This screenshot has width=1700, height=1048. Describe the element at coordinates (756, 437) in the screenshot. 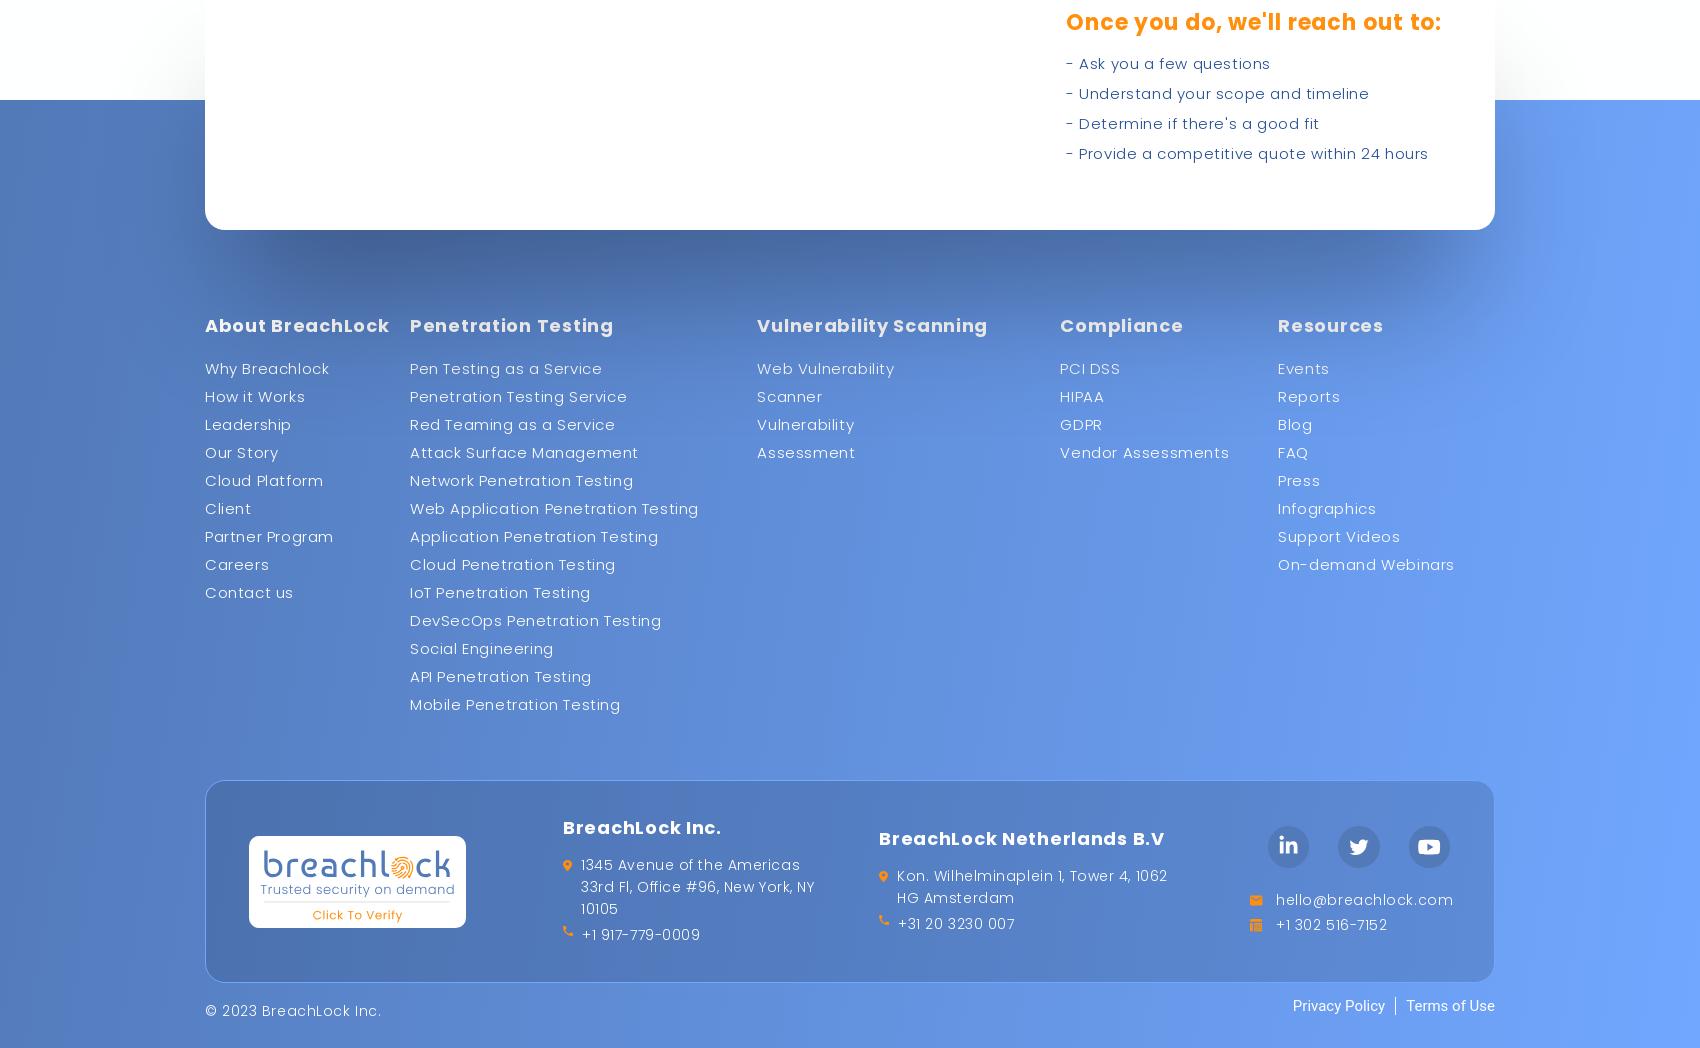

I see `'Vulnerability Assessment'` at that location.